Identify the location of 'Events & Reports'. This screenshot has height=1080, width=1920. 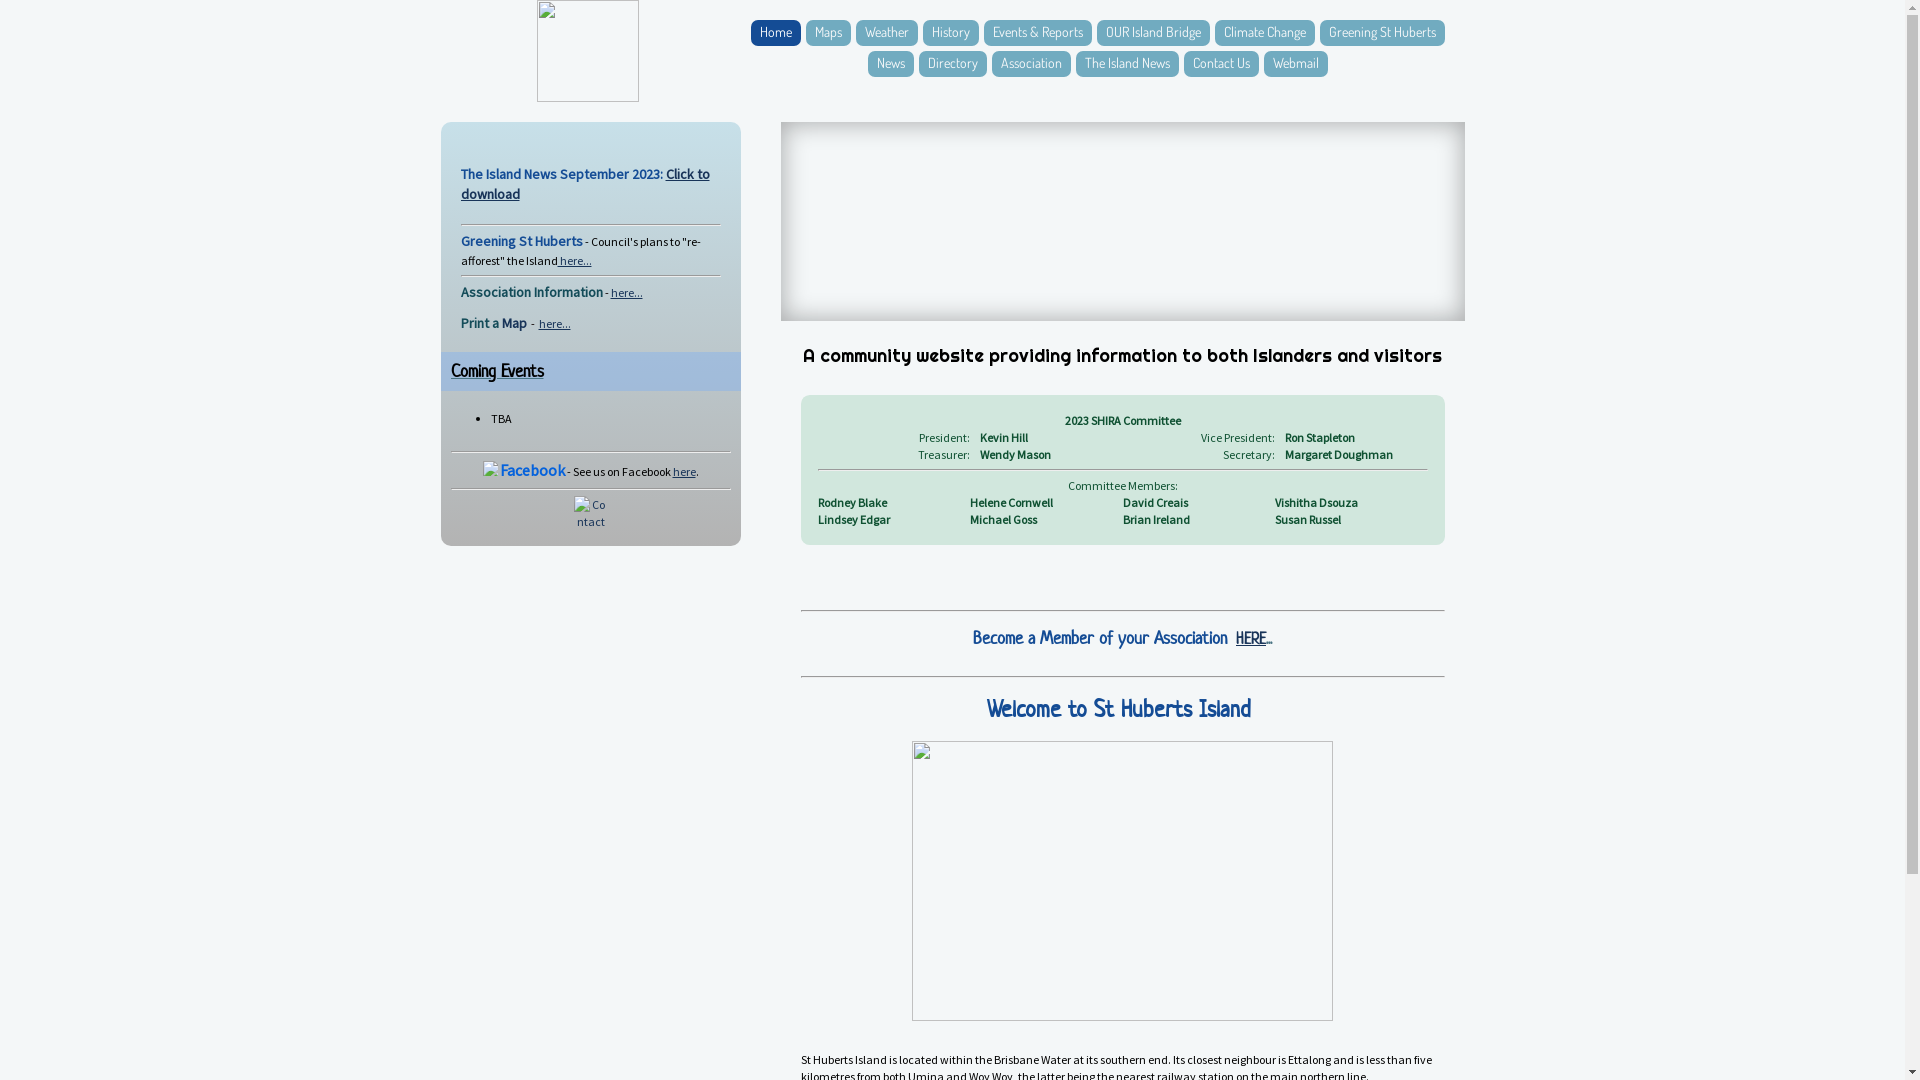
(1037, 33).